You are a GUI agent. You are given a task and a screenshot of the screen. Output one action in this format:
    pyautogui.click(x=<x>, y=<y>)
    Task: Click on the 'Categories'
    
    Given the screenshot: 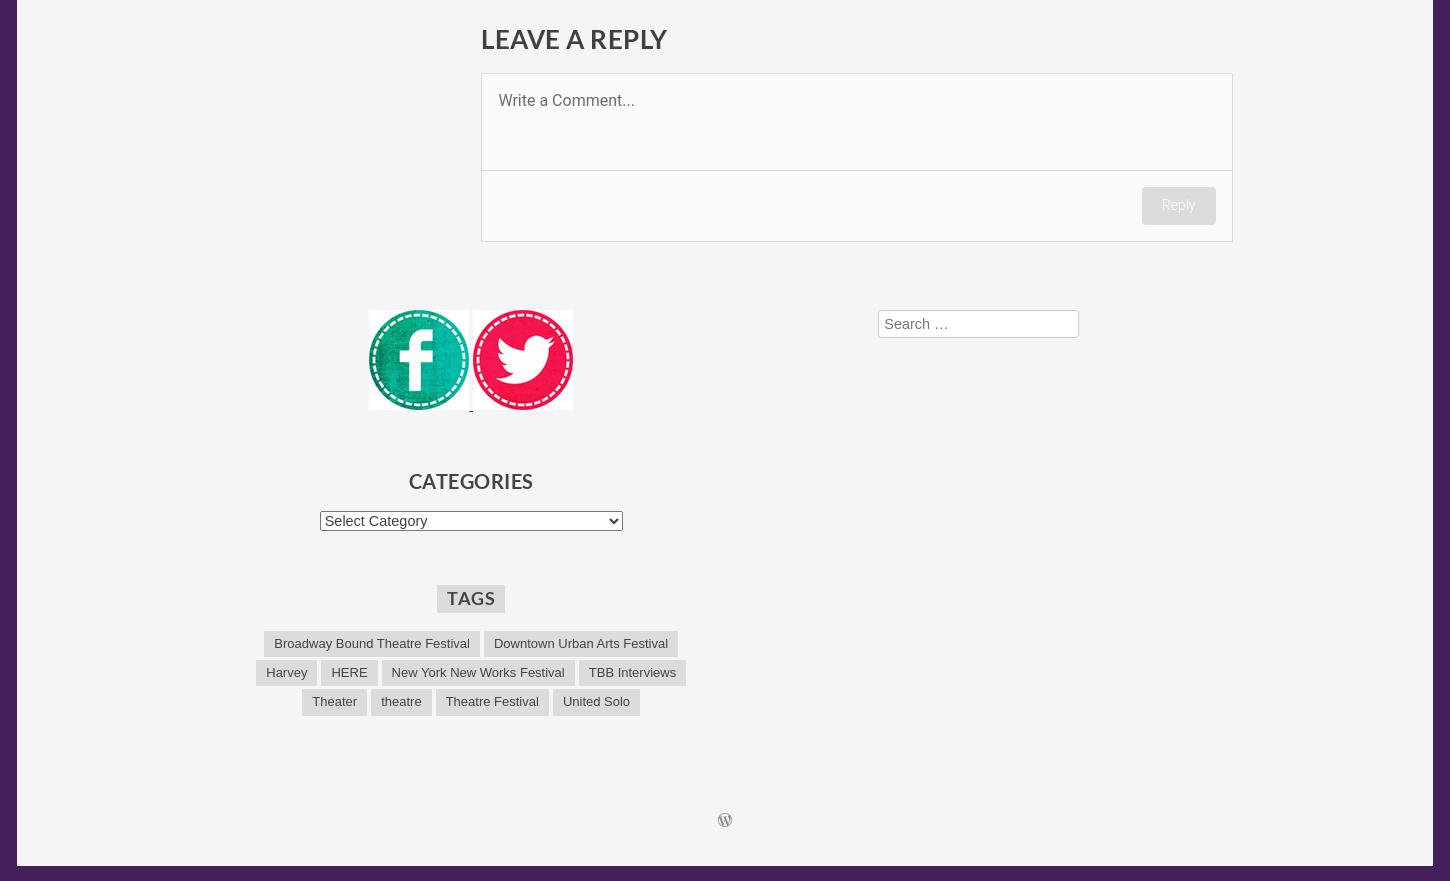 What is the action you would take?
    pyautogui.click(x=469, y=478)
    